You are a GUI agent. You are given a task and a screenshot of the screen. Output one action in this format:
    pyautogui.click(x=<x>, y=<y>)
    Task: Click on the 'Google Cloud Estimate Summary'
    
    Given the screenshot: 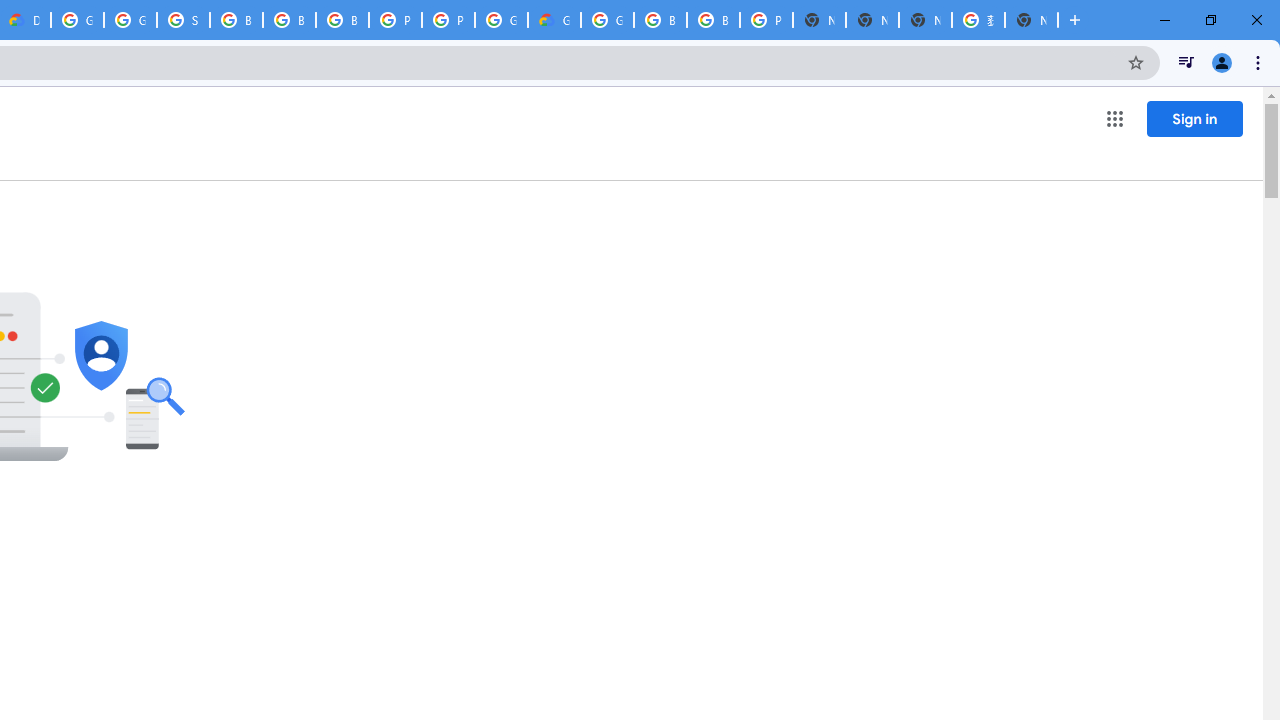 What is the action you would take?
    pyautogui.click(x=554, y=20)
    